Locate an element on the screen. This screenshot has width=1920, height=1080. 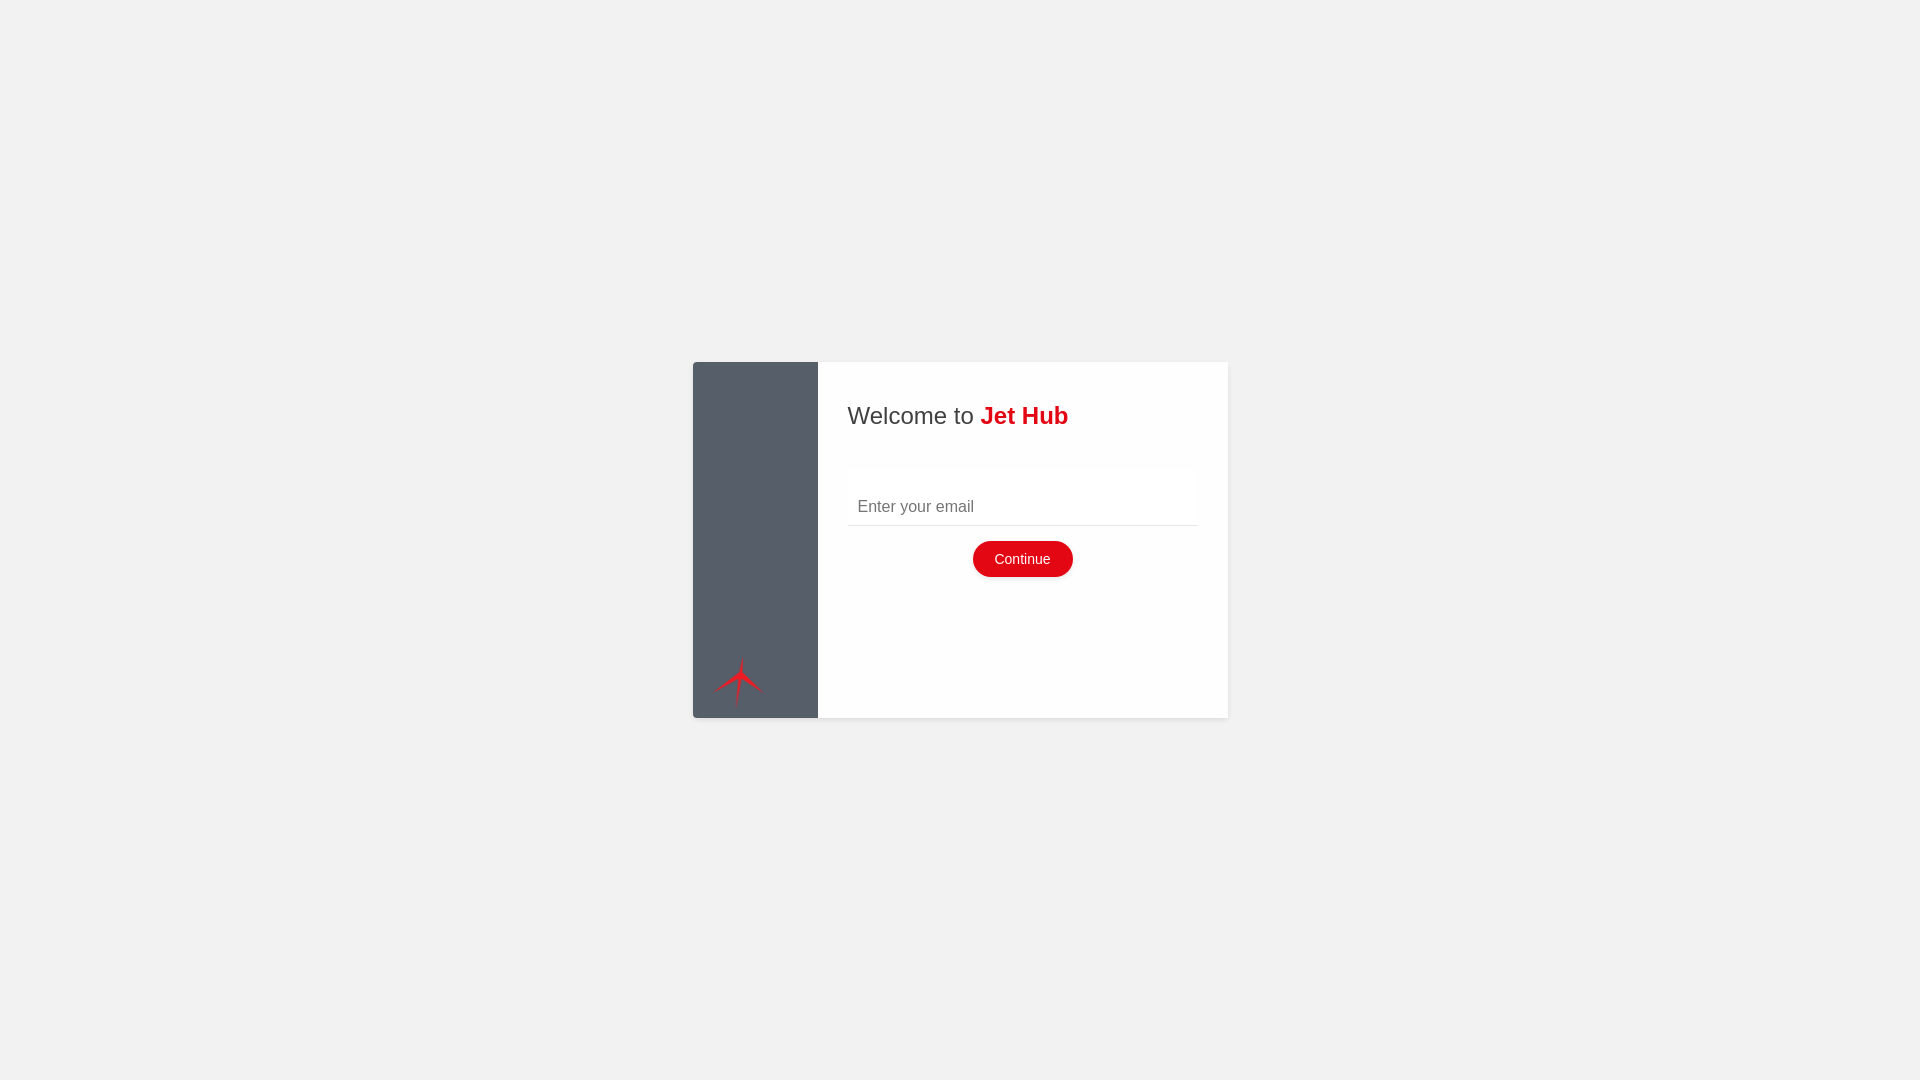
'Continue' is located at coordinates (1022, 559).